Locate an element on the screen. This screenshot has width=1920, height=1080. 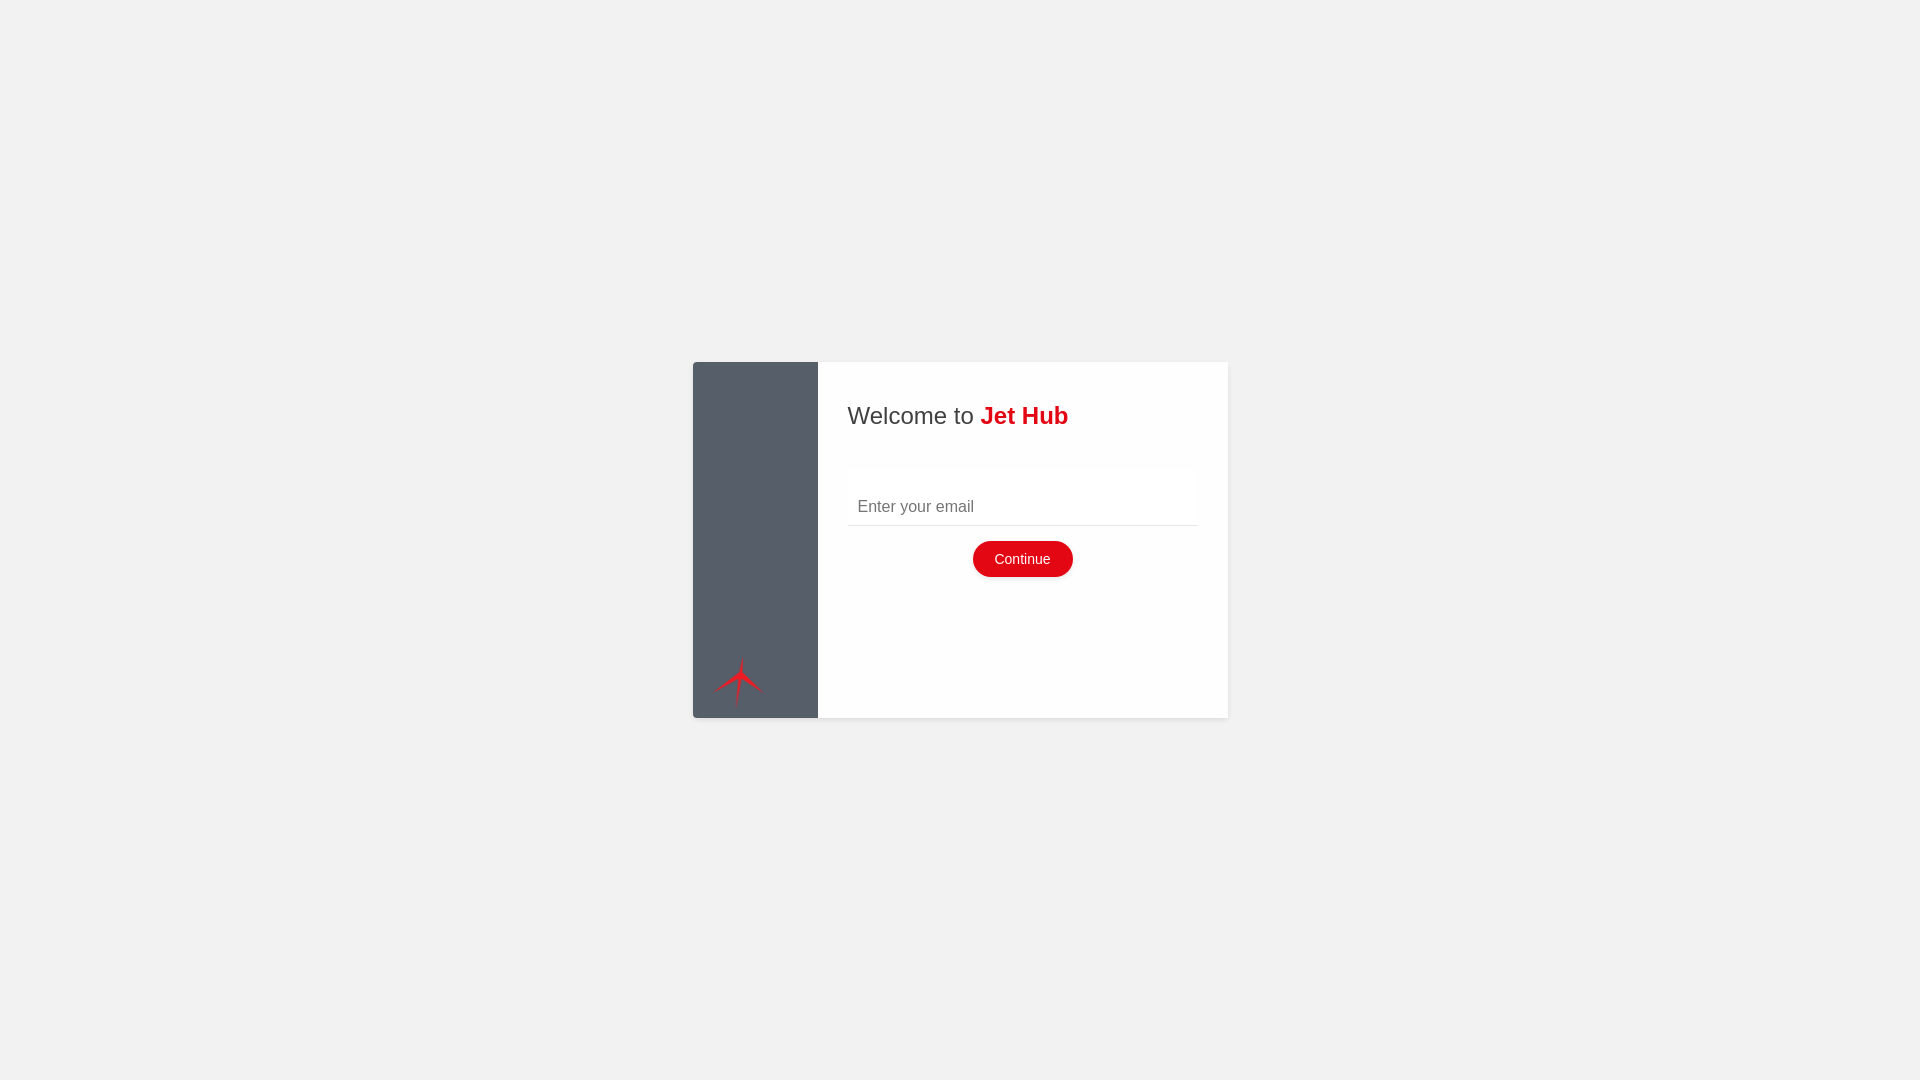
'Continue' is located at coordinates (1022, 559).